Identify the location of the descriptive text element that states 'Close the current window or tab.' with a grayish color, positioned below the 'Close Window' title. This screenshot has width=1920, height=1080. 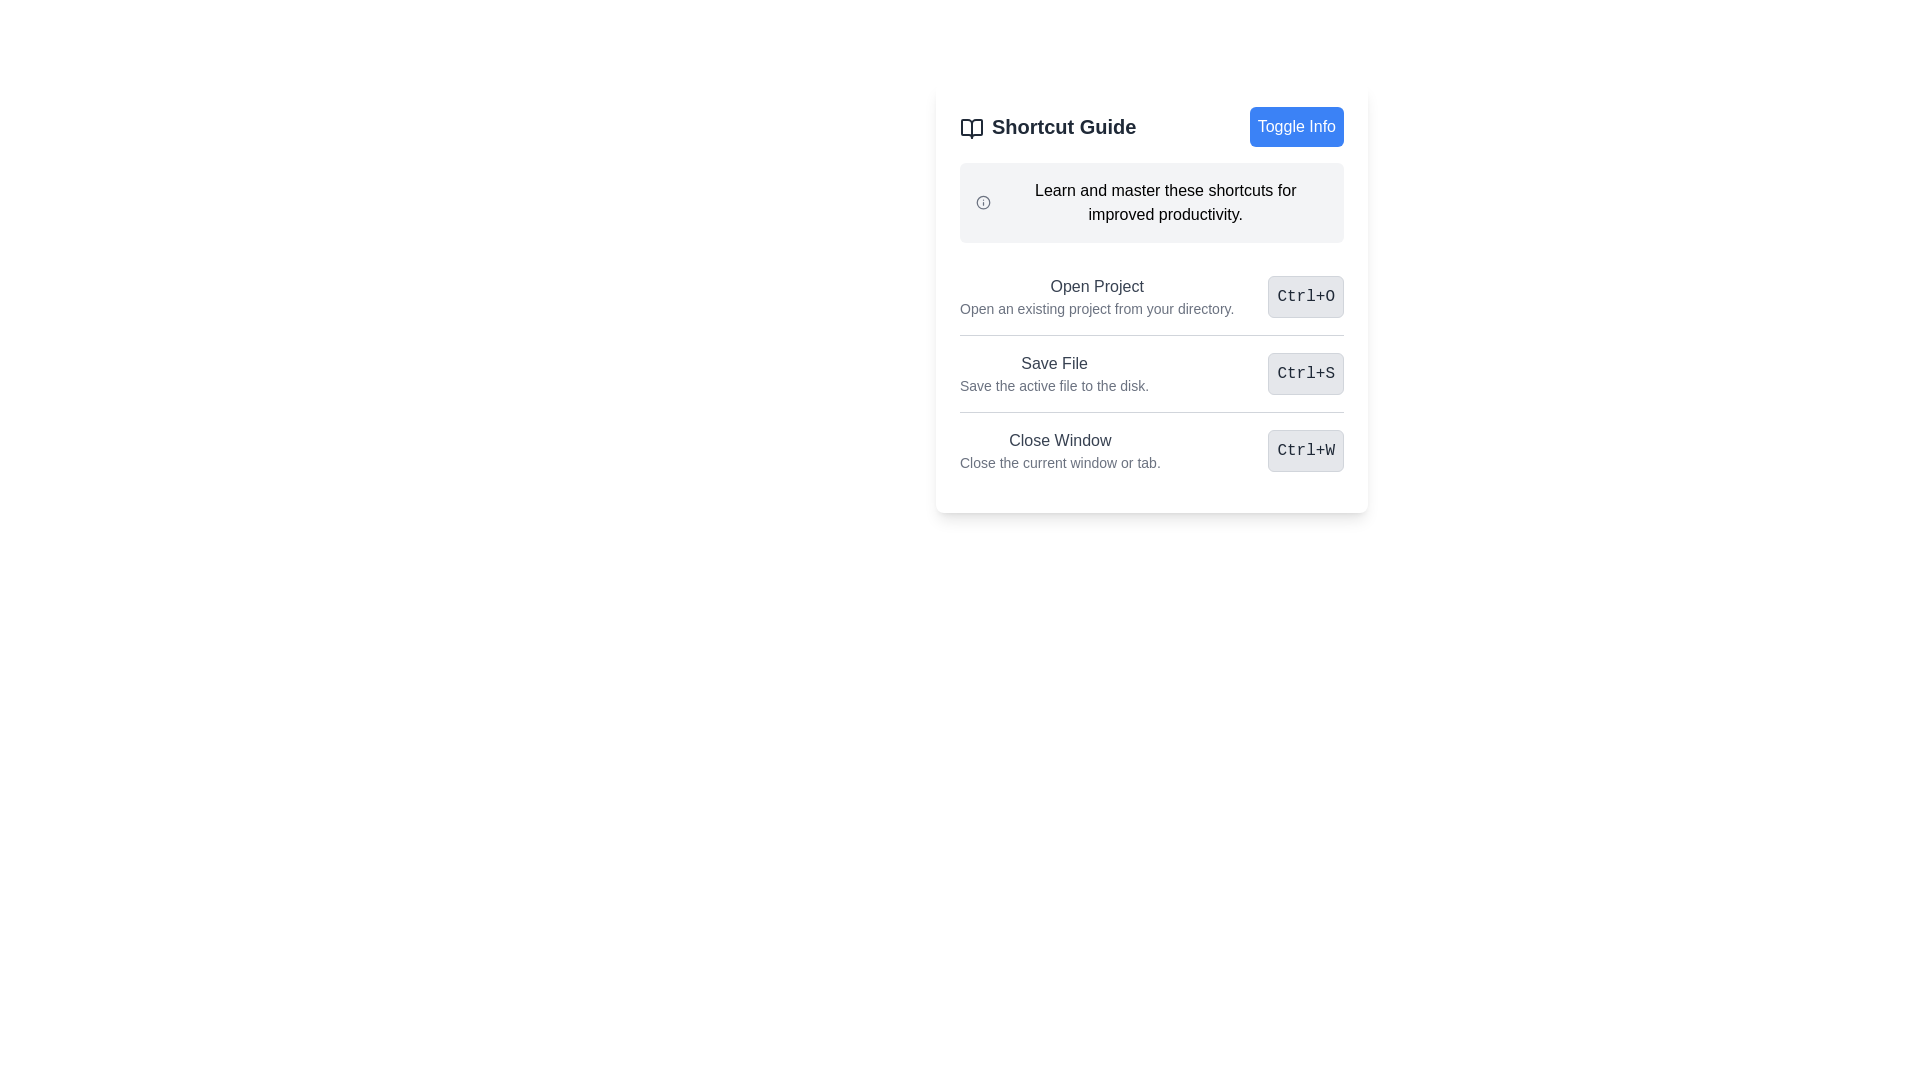
(1059, 462).